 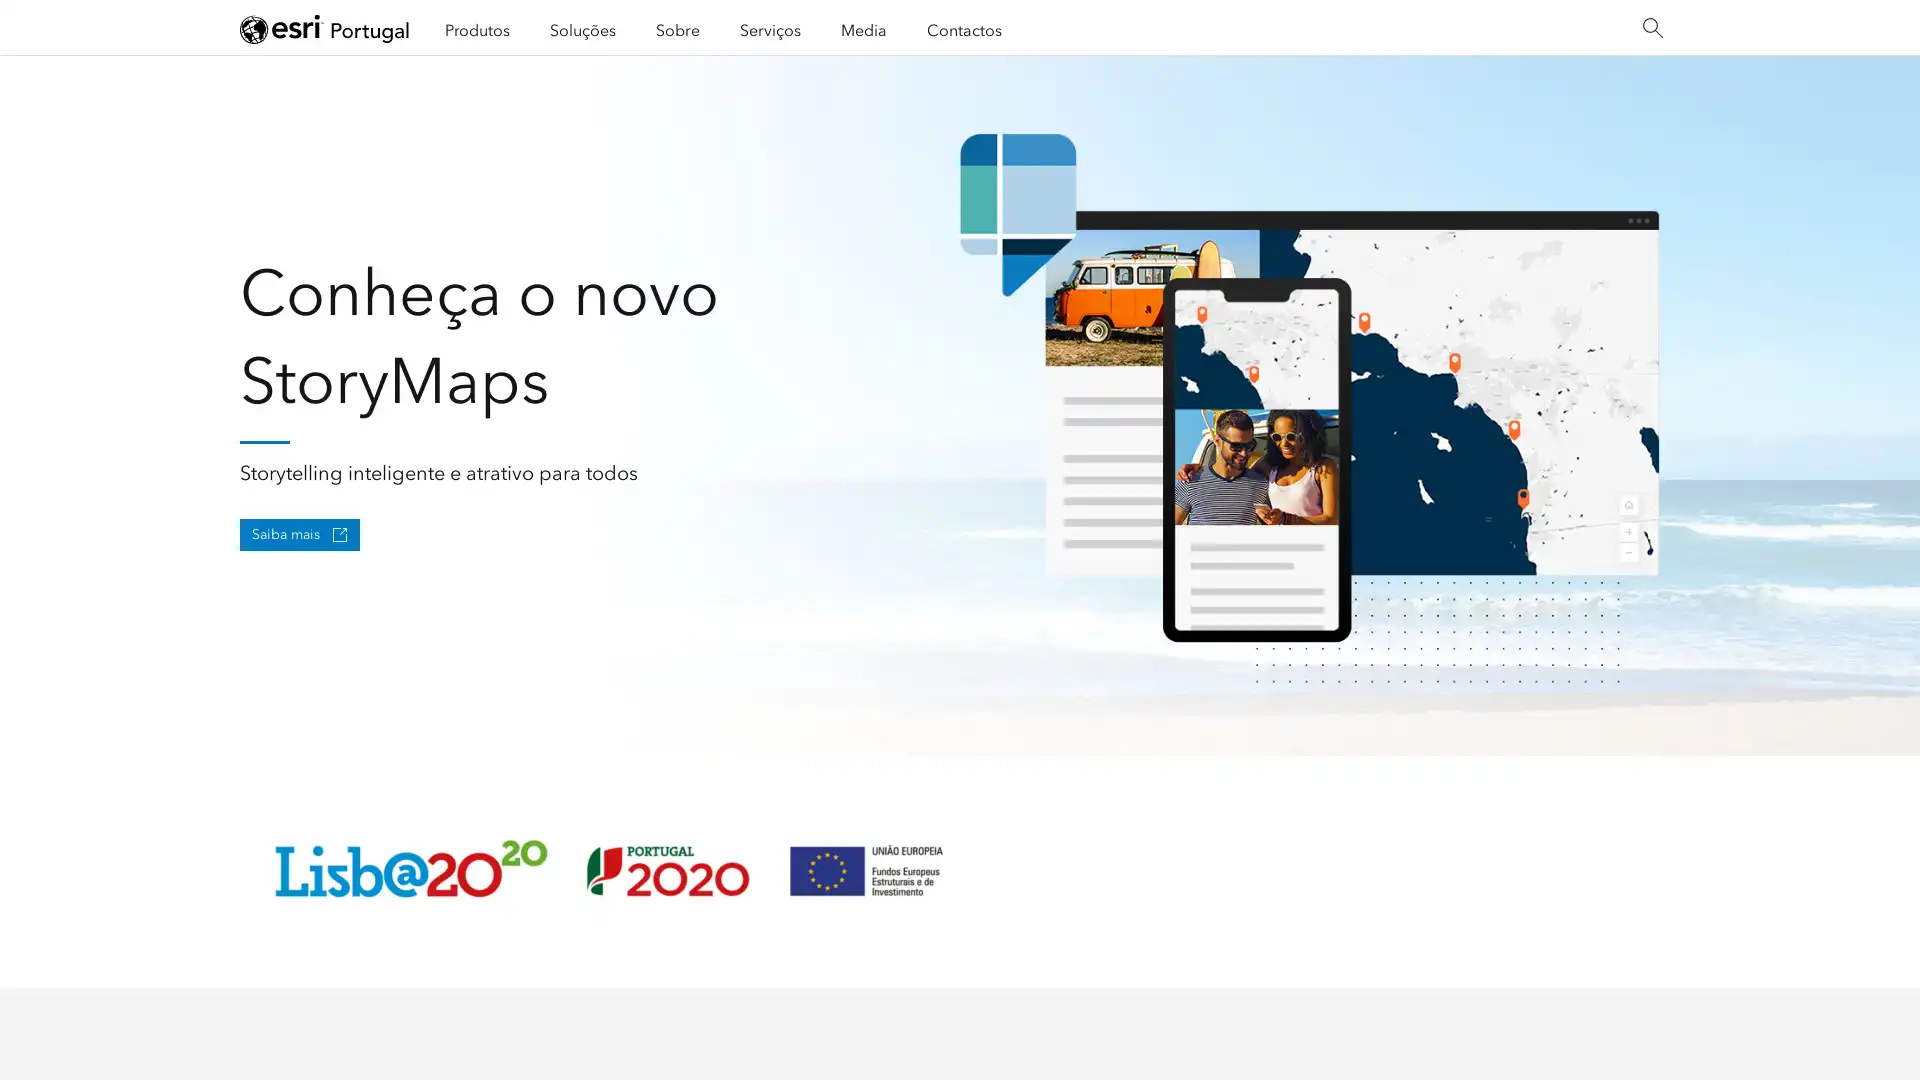 I want to click on Produtos, so click(x=476, y=27).